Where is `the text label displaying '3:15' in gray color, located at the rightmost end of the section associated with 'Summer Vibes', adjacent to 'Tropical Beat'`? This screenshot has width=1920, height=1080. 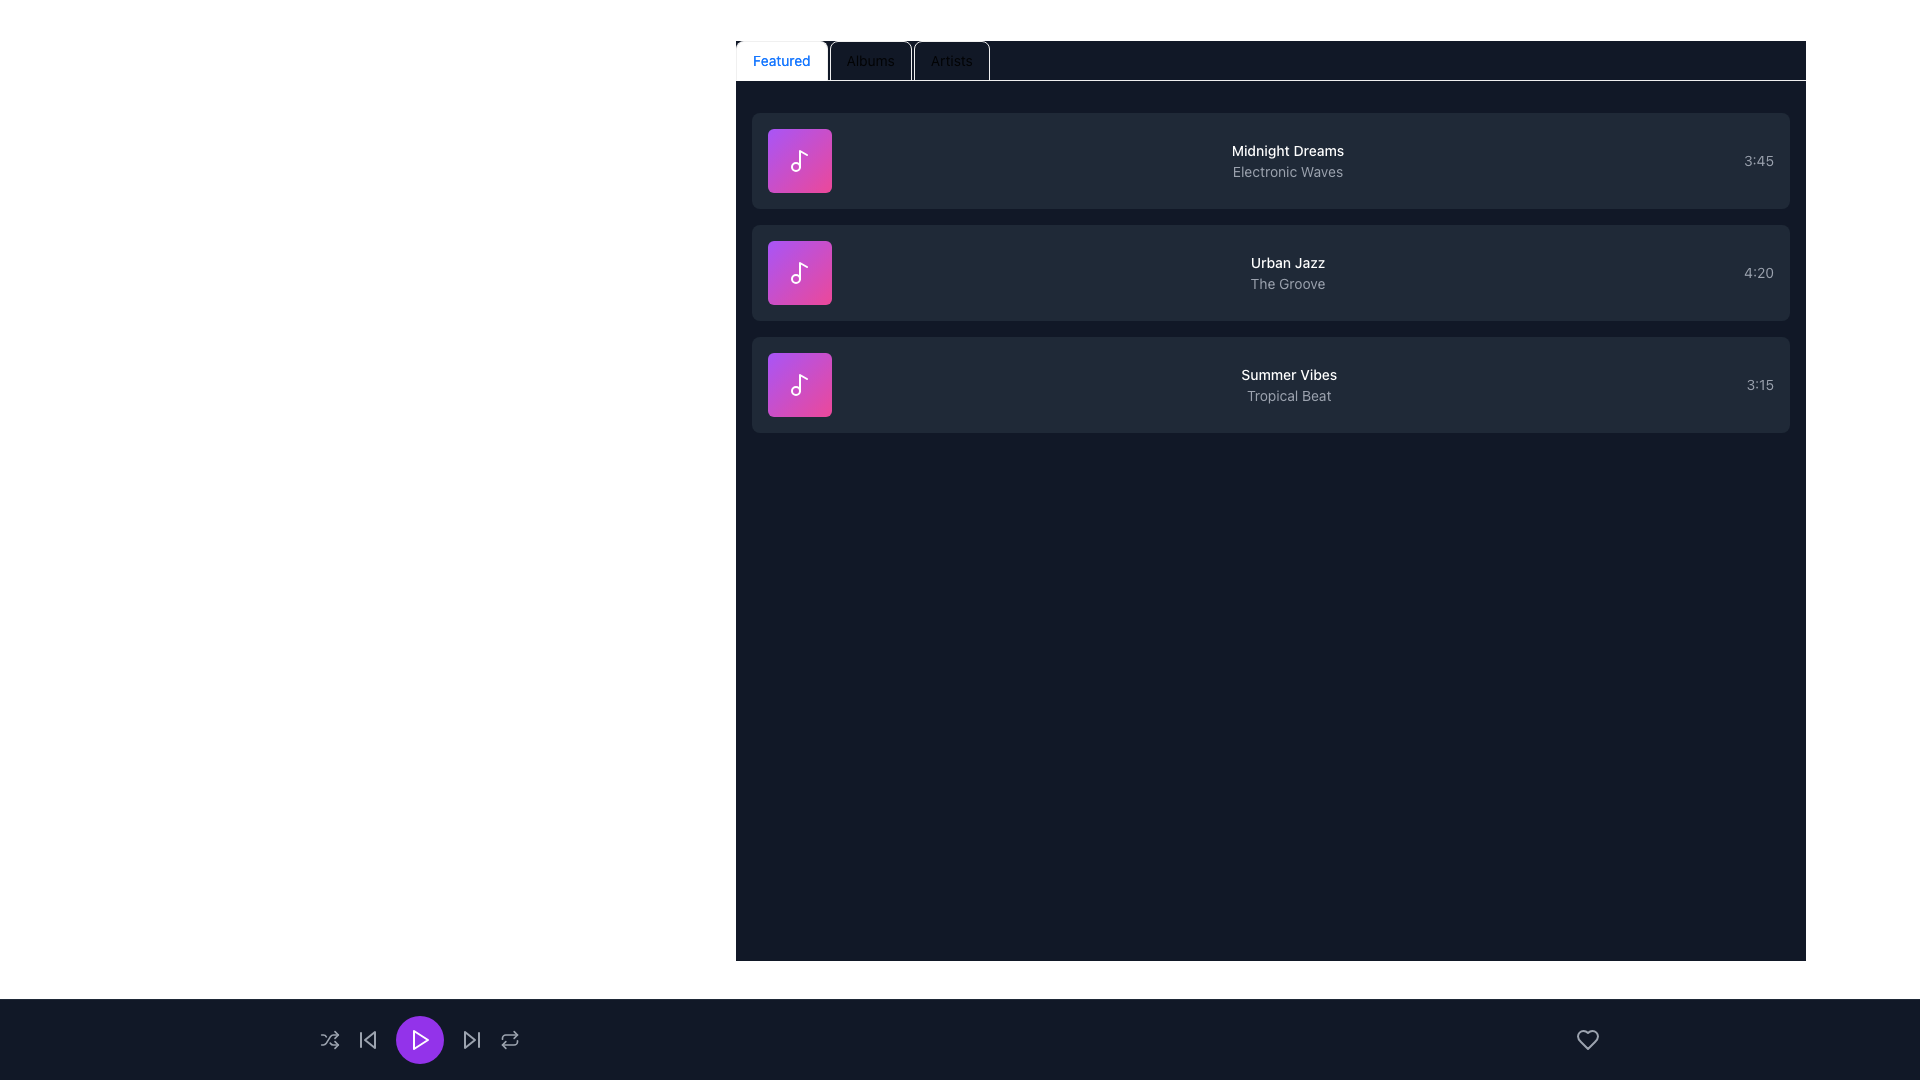
the text label displaying '3:15' in gray color, located at the rightmost end of the section associated with 'Summer Vibes', adjacent to 'Tropical Beat' is located at coordinates (1760, 385).